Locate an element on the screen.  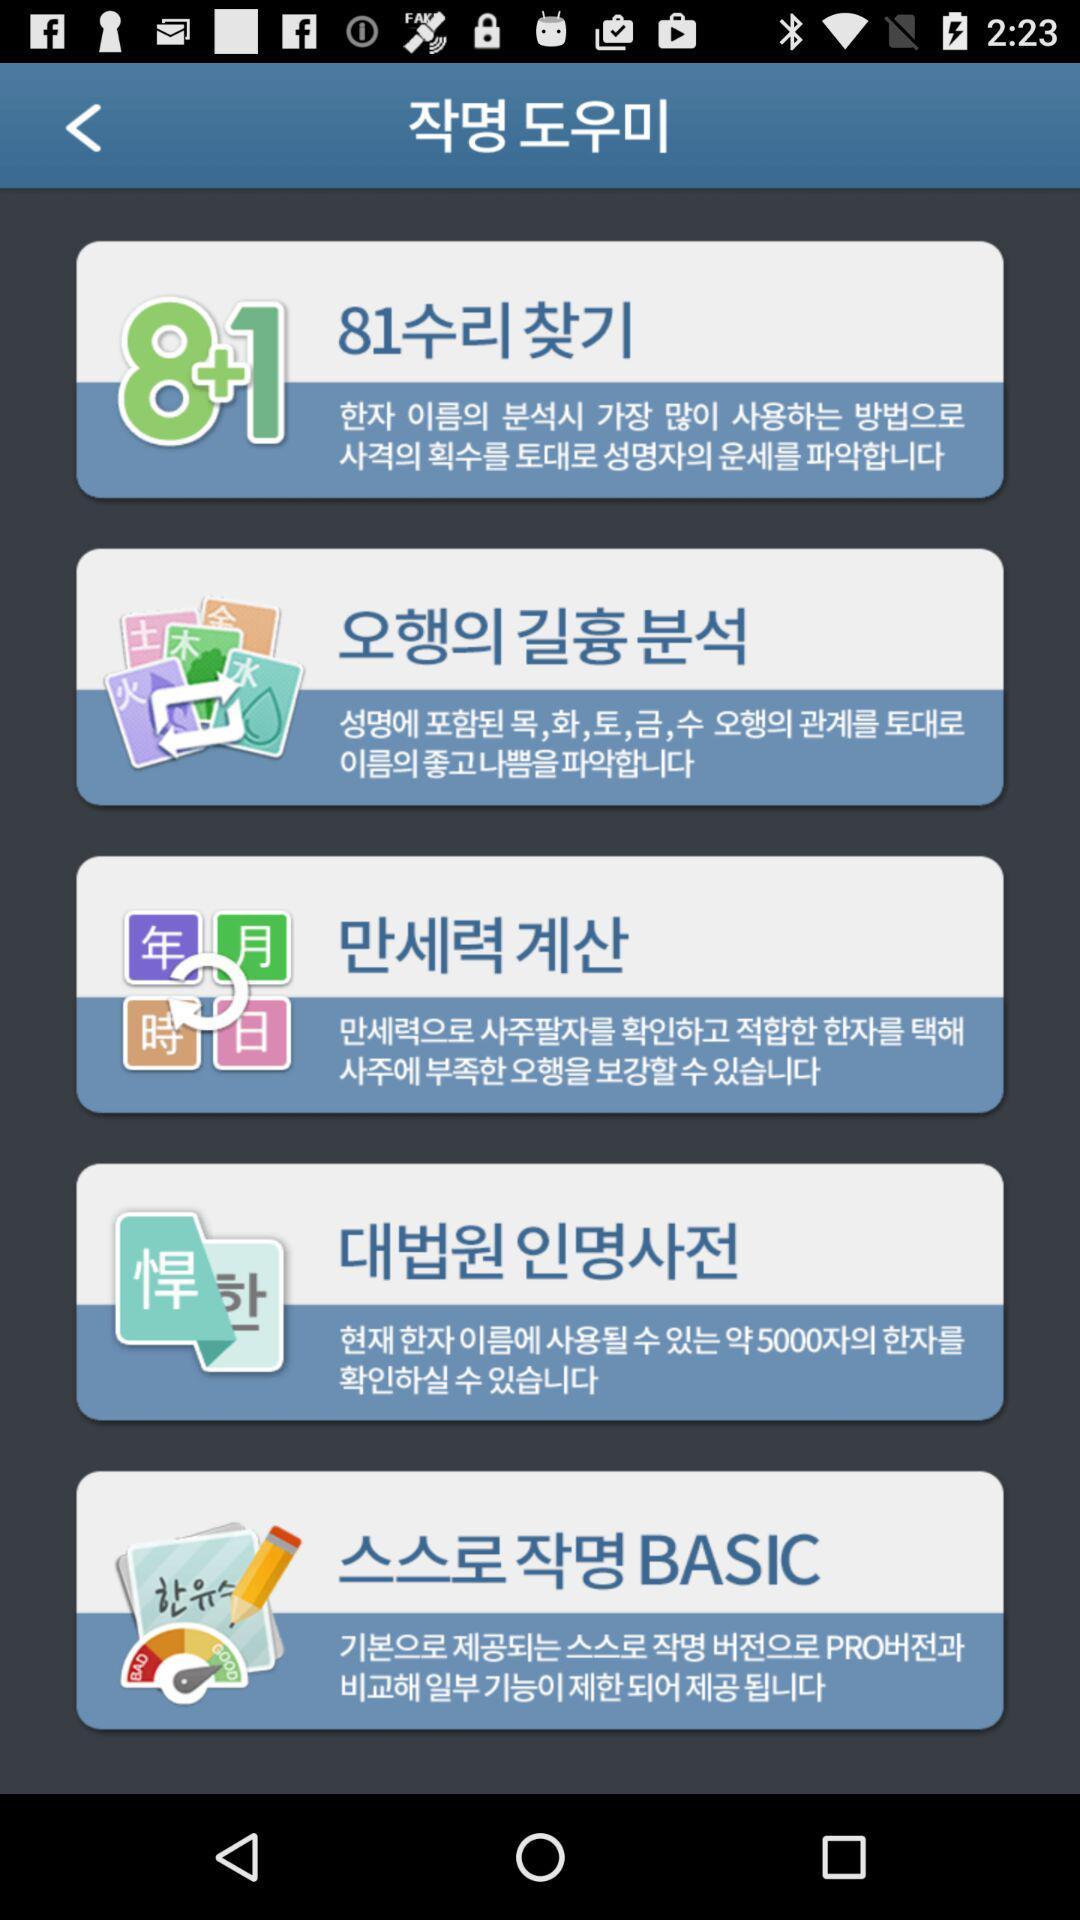
previous page is located at coordinates (108, 132).